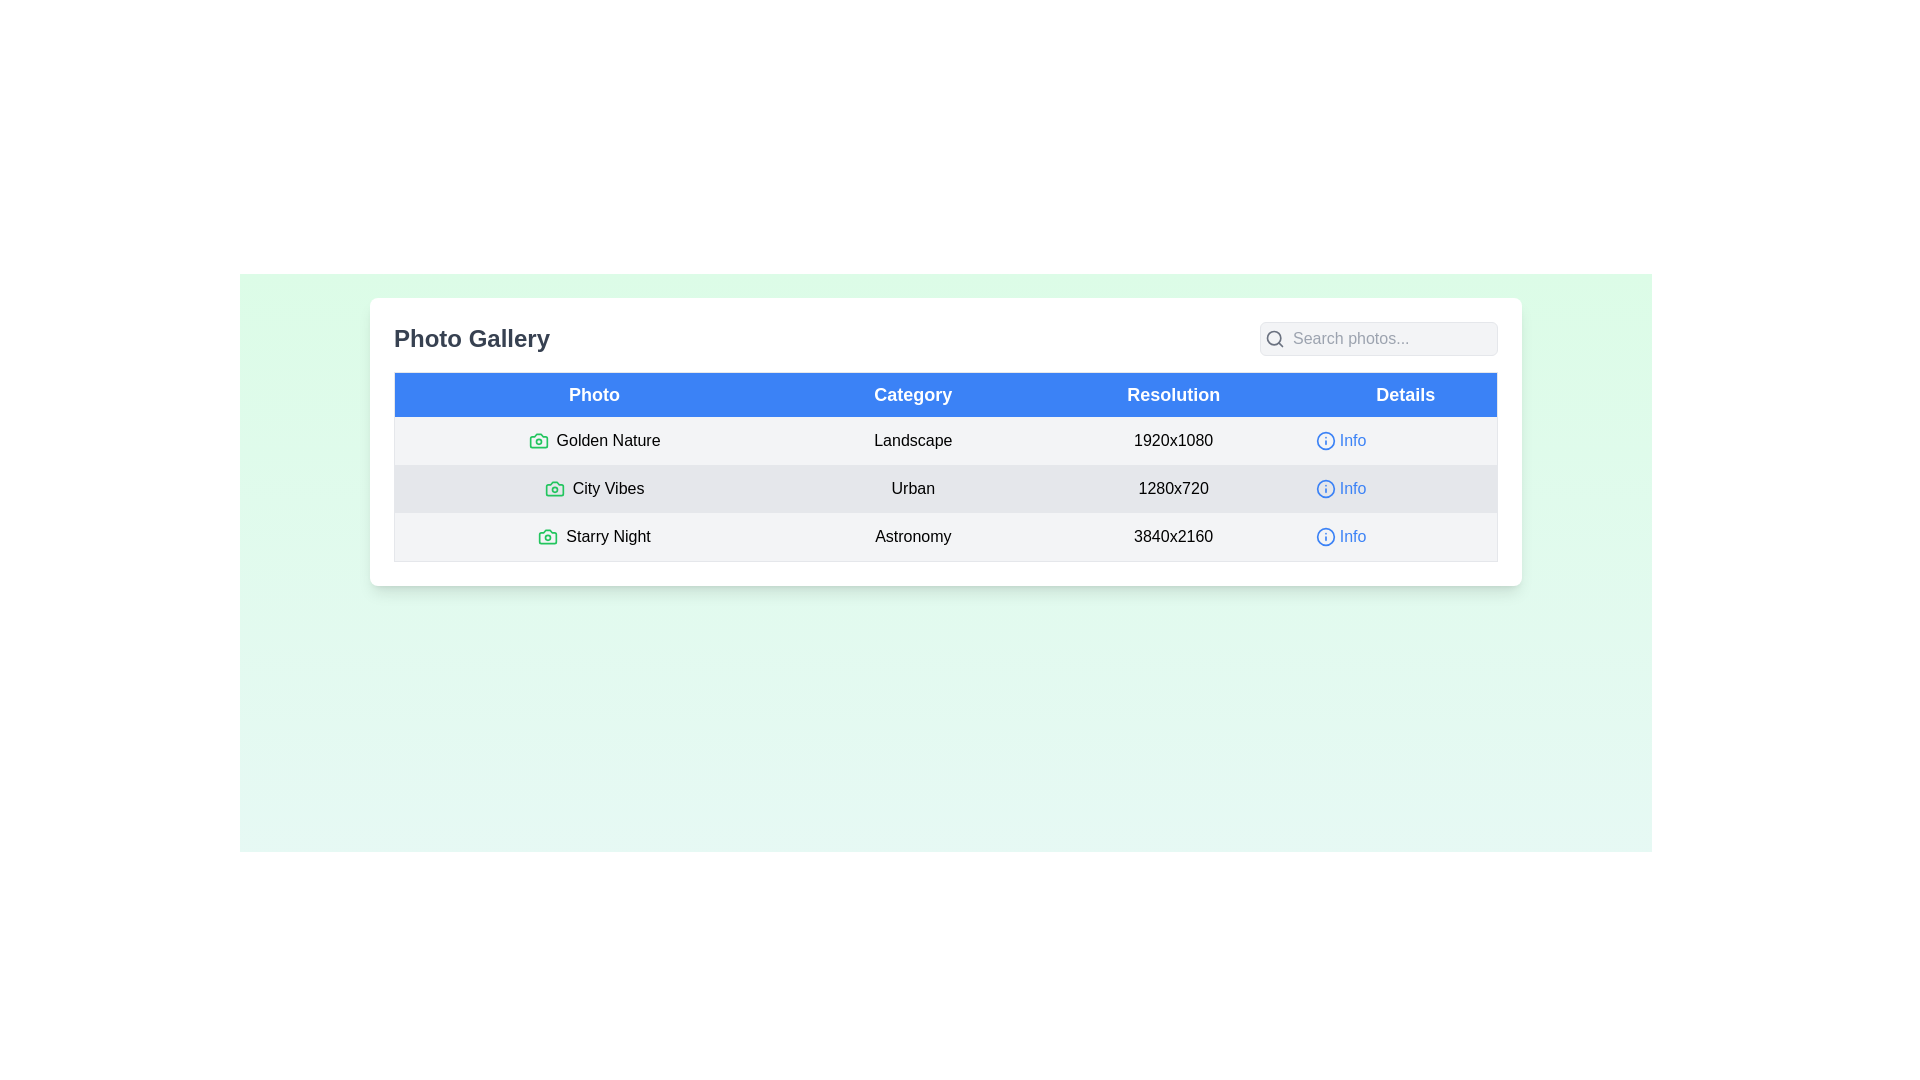  Describe the element at coordinates (1325, 489) in the screenshot. I see `the circle element that is part of the 'Info' icon located in the 'Details' column of the second row for the entry labeled 'City Vibes'` at that location.